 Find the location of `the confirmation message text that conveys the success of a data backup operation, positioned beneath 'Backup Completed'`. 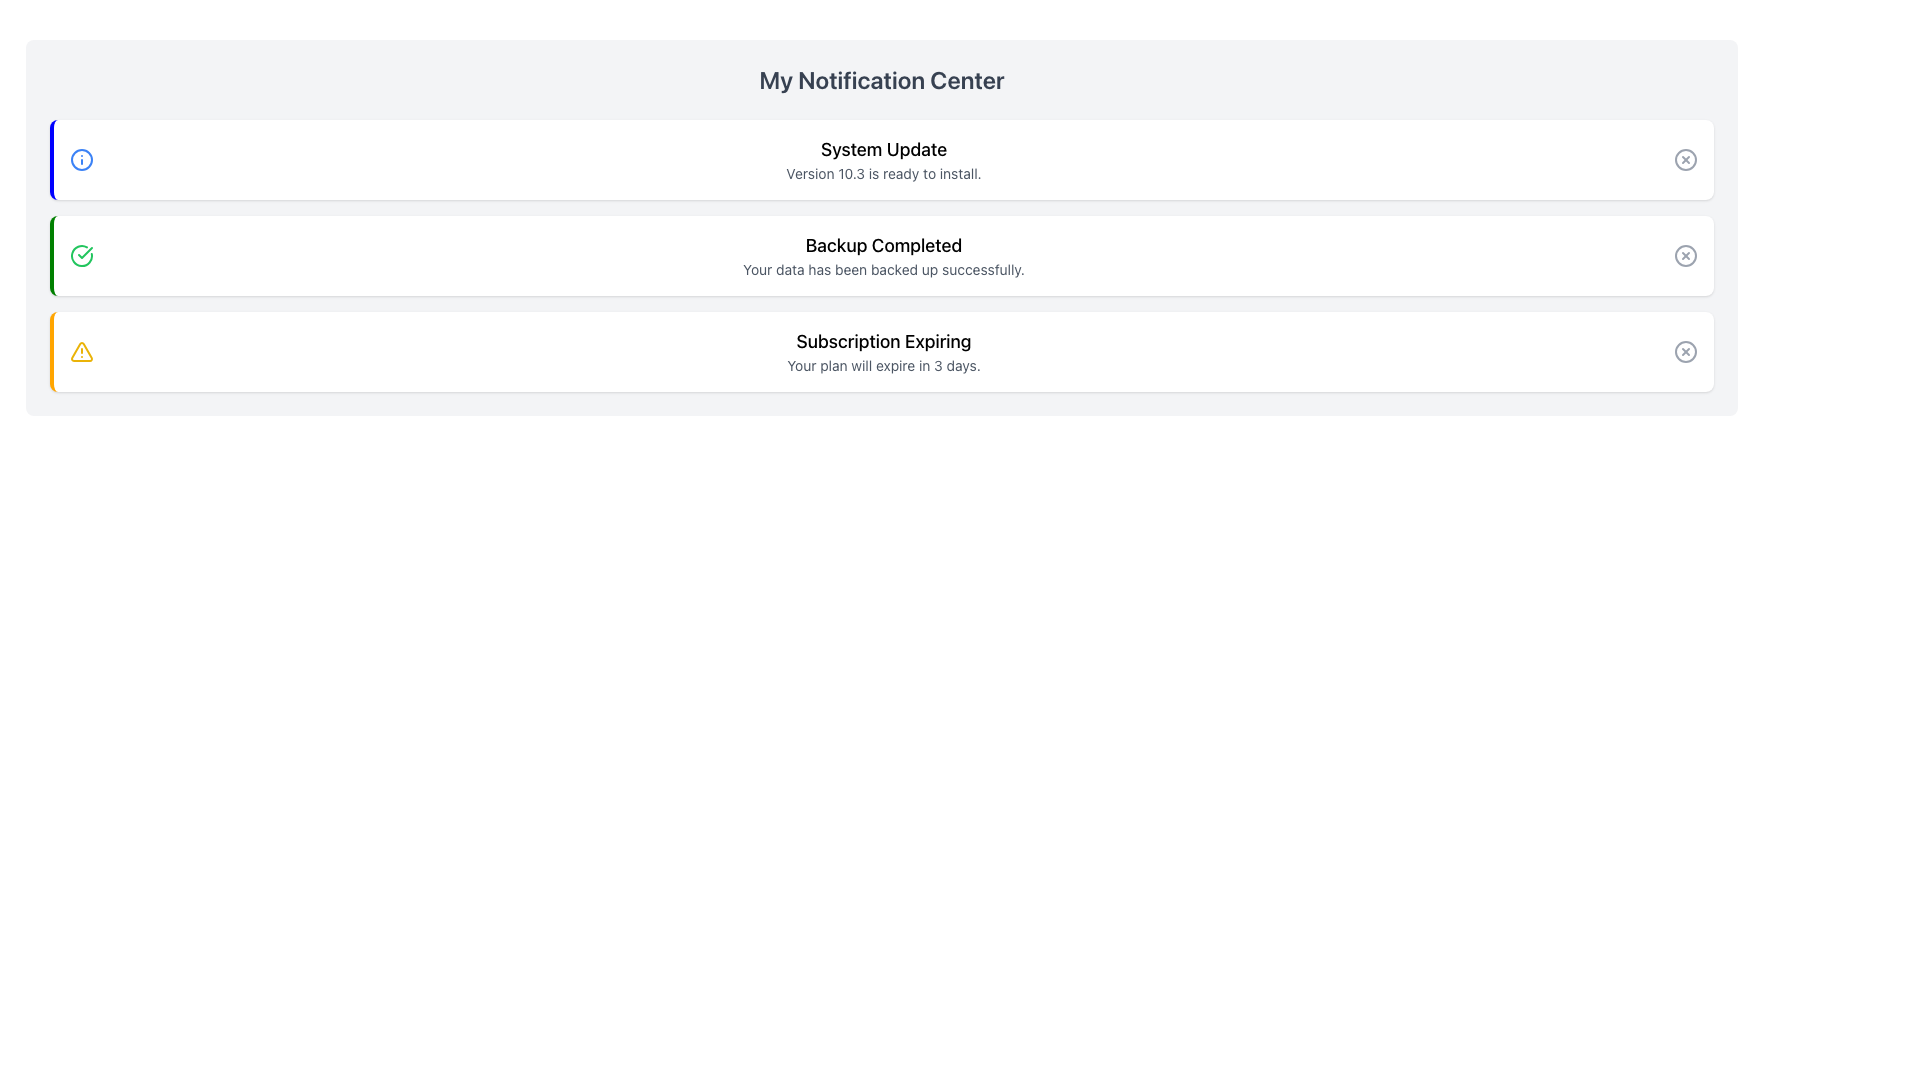

the confirmation message text that conveys the success of a data backup operation, positioned beneath 'Backup Completed' is located at coordinates (882, 270).